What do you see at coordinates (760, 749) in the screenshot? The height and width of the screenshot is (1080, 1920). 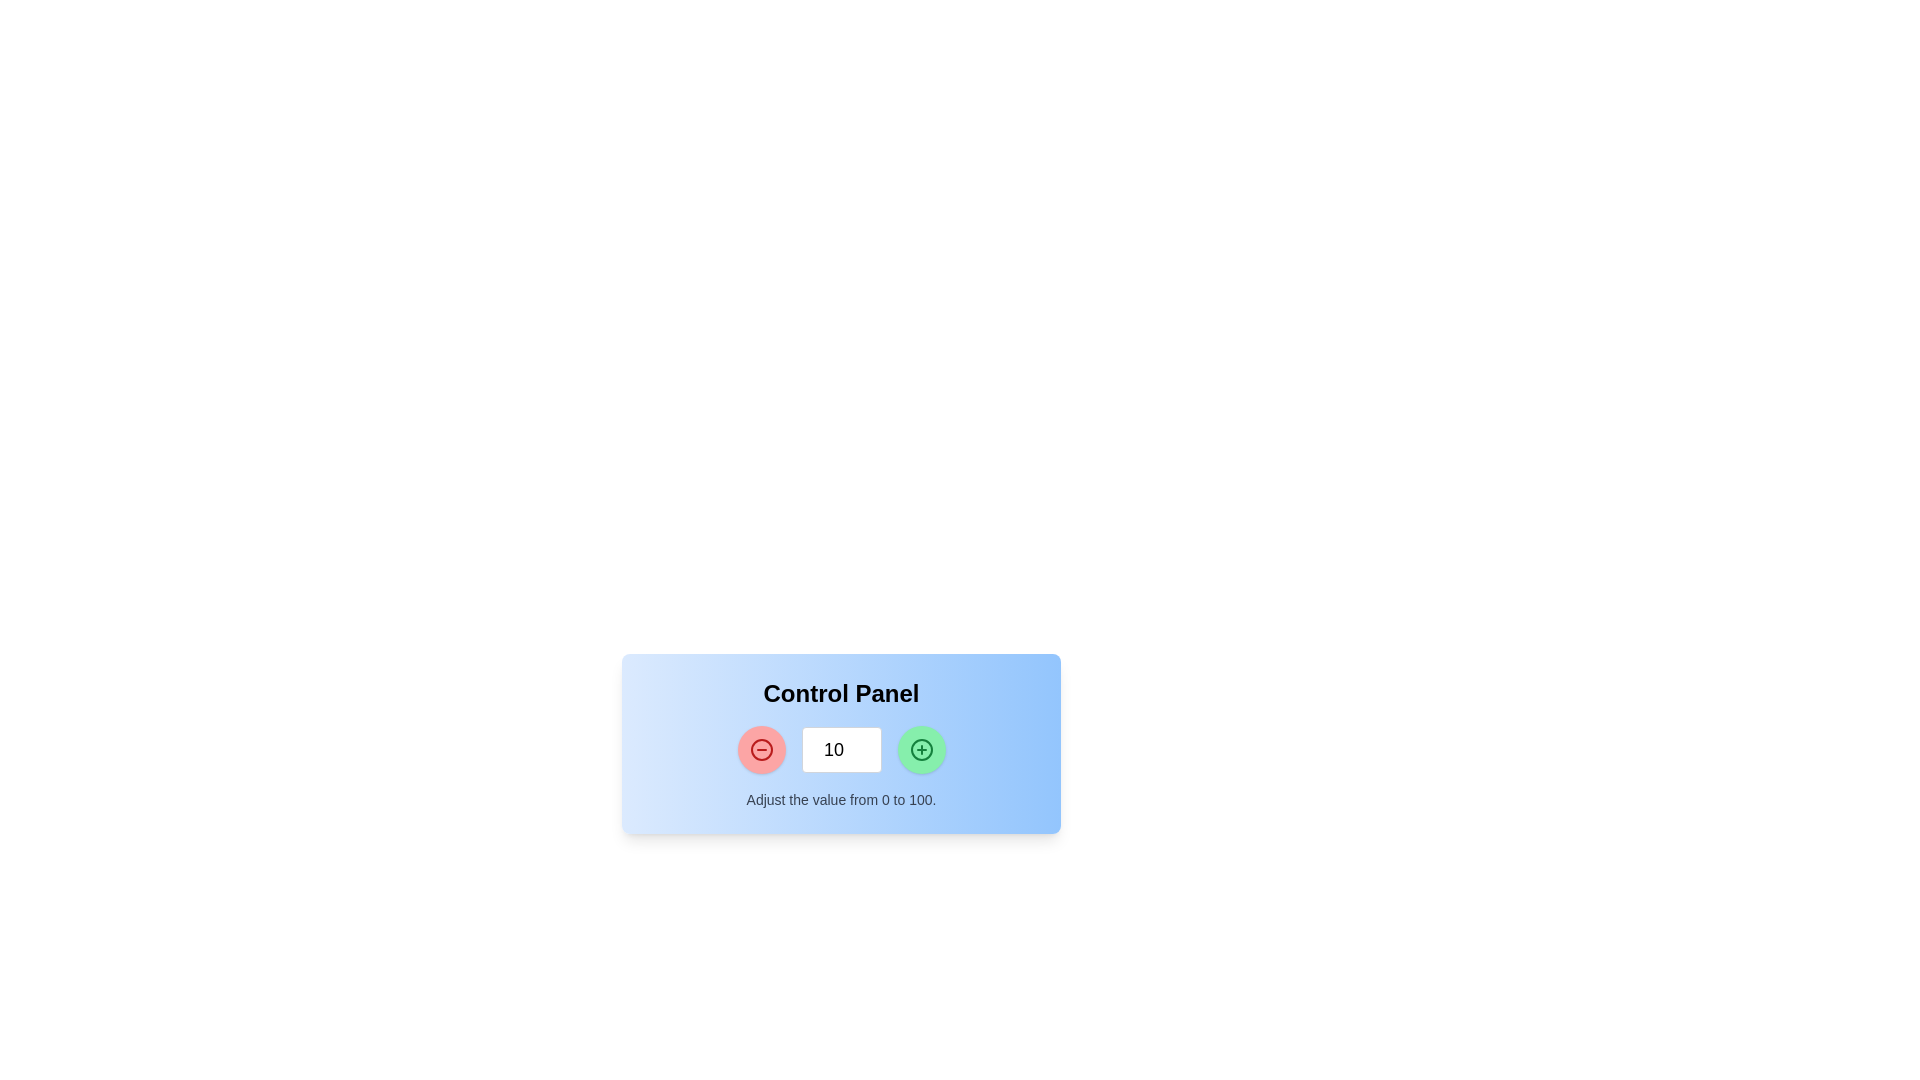 I see `the decrement action icon located inside the red circular button on the far left of the control panel` at bounding box center [760, 749].